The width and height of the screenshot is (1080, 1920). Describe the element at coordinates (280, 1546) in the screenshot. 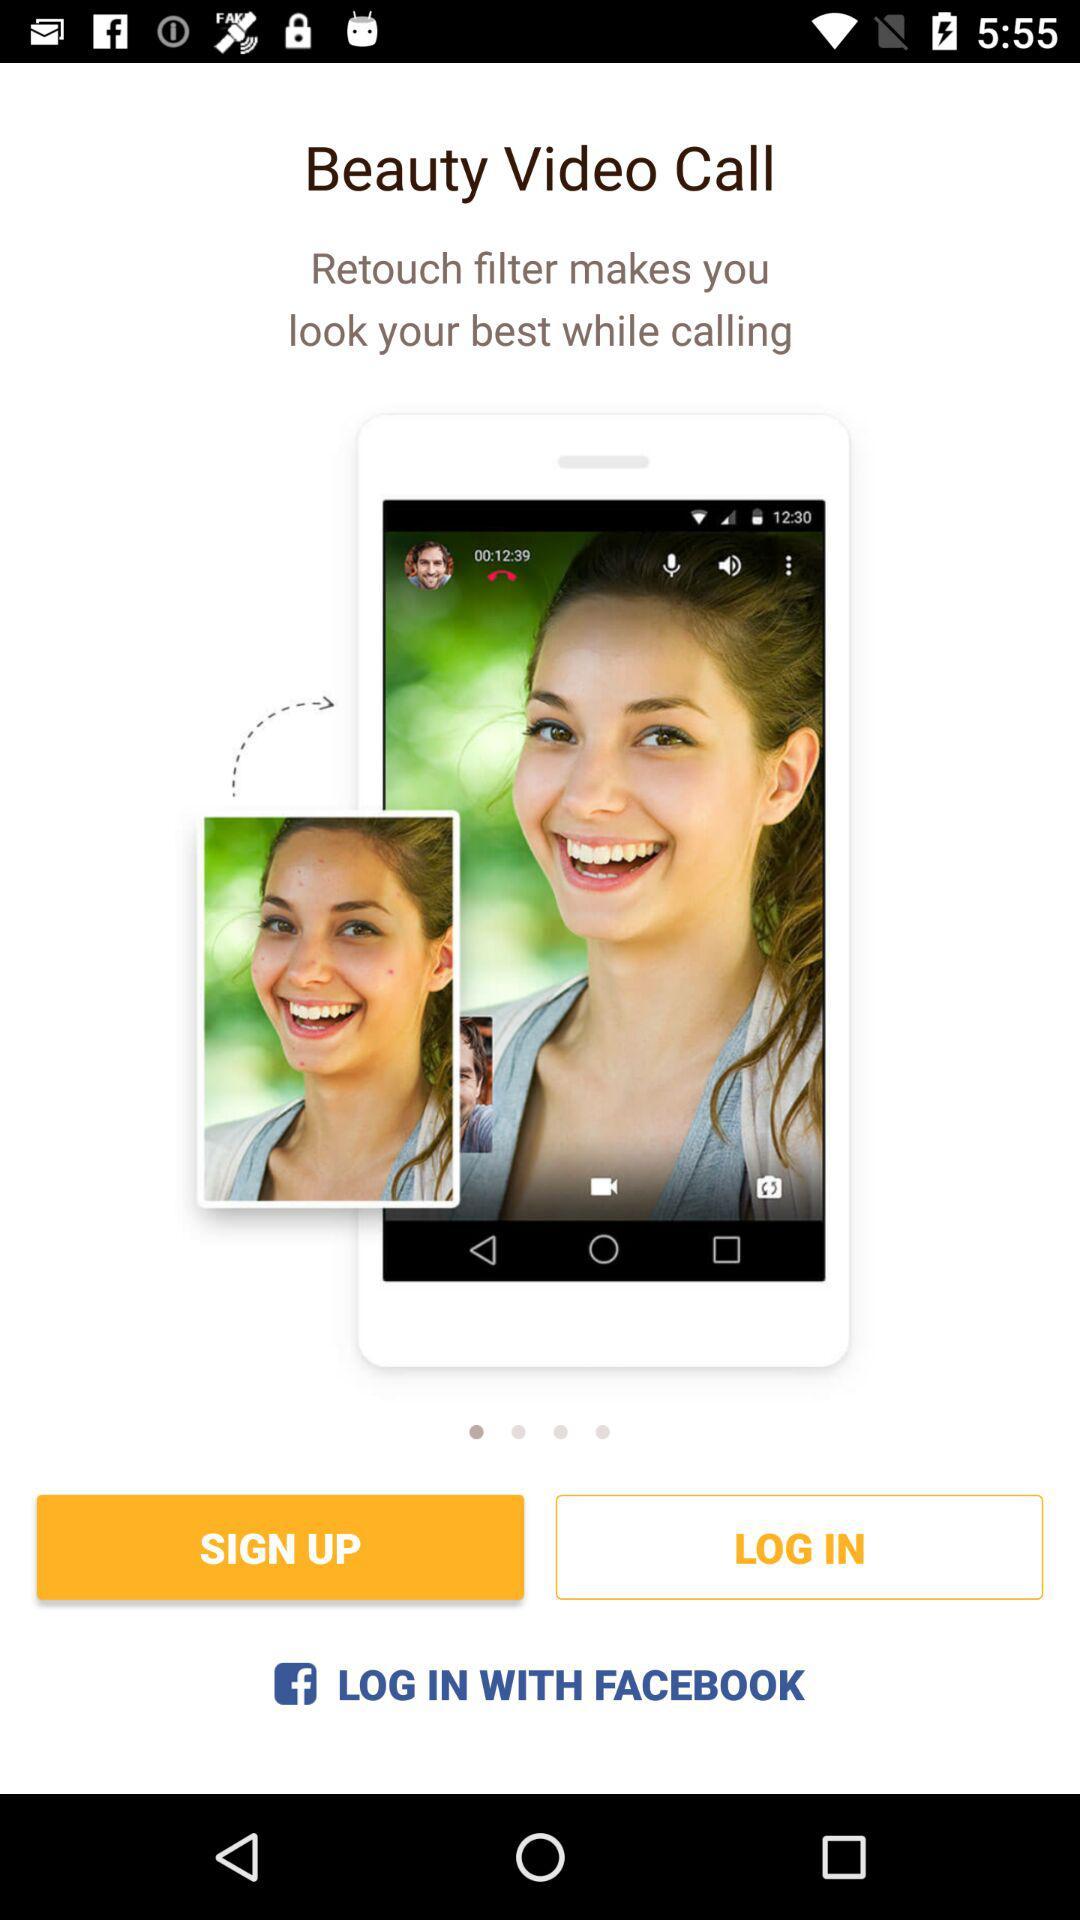

I see `the icon above the log in with` at that location.